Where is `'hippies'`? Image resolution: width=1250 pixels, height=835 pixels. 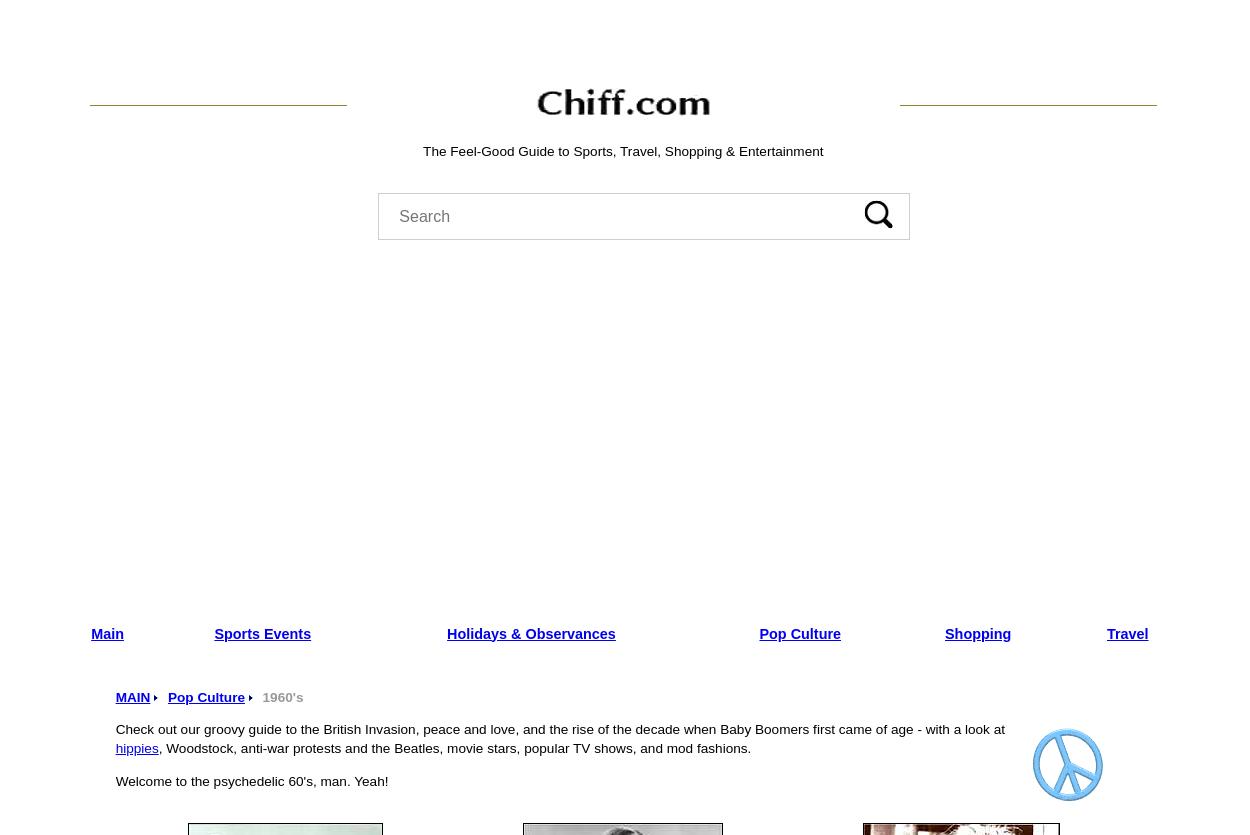 'hippies' is located at coordinates (136, 748).